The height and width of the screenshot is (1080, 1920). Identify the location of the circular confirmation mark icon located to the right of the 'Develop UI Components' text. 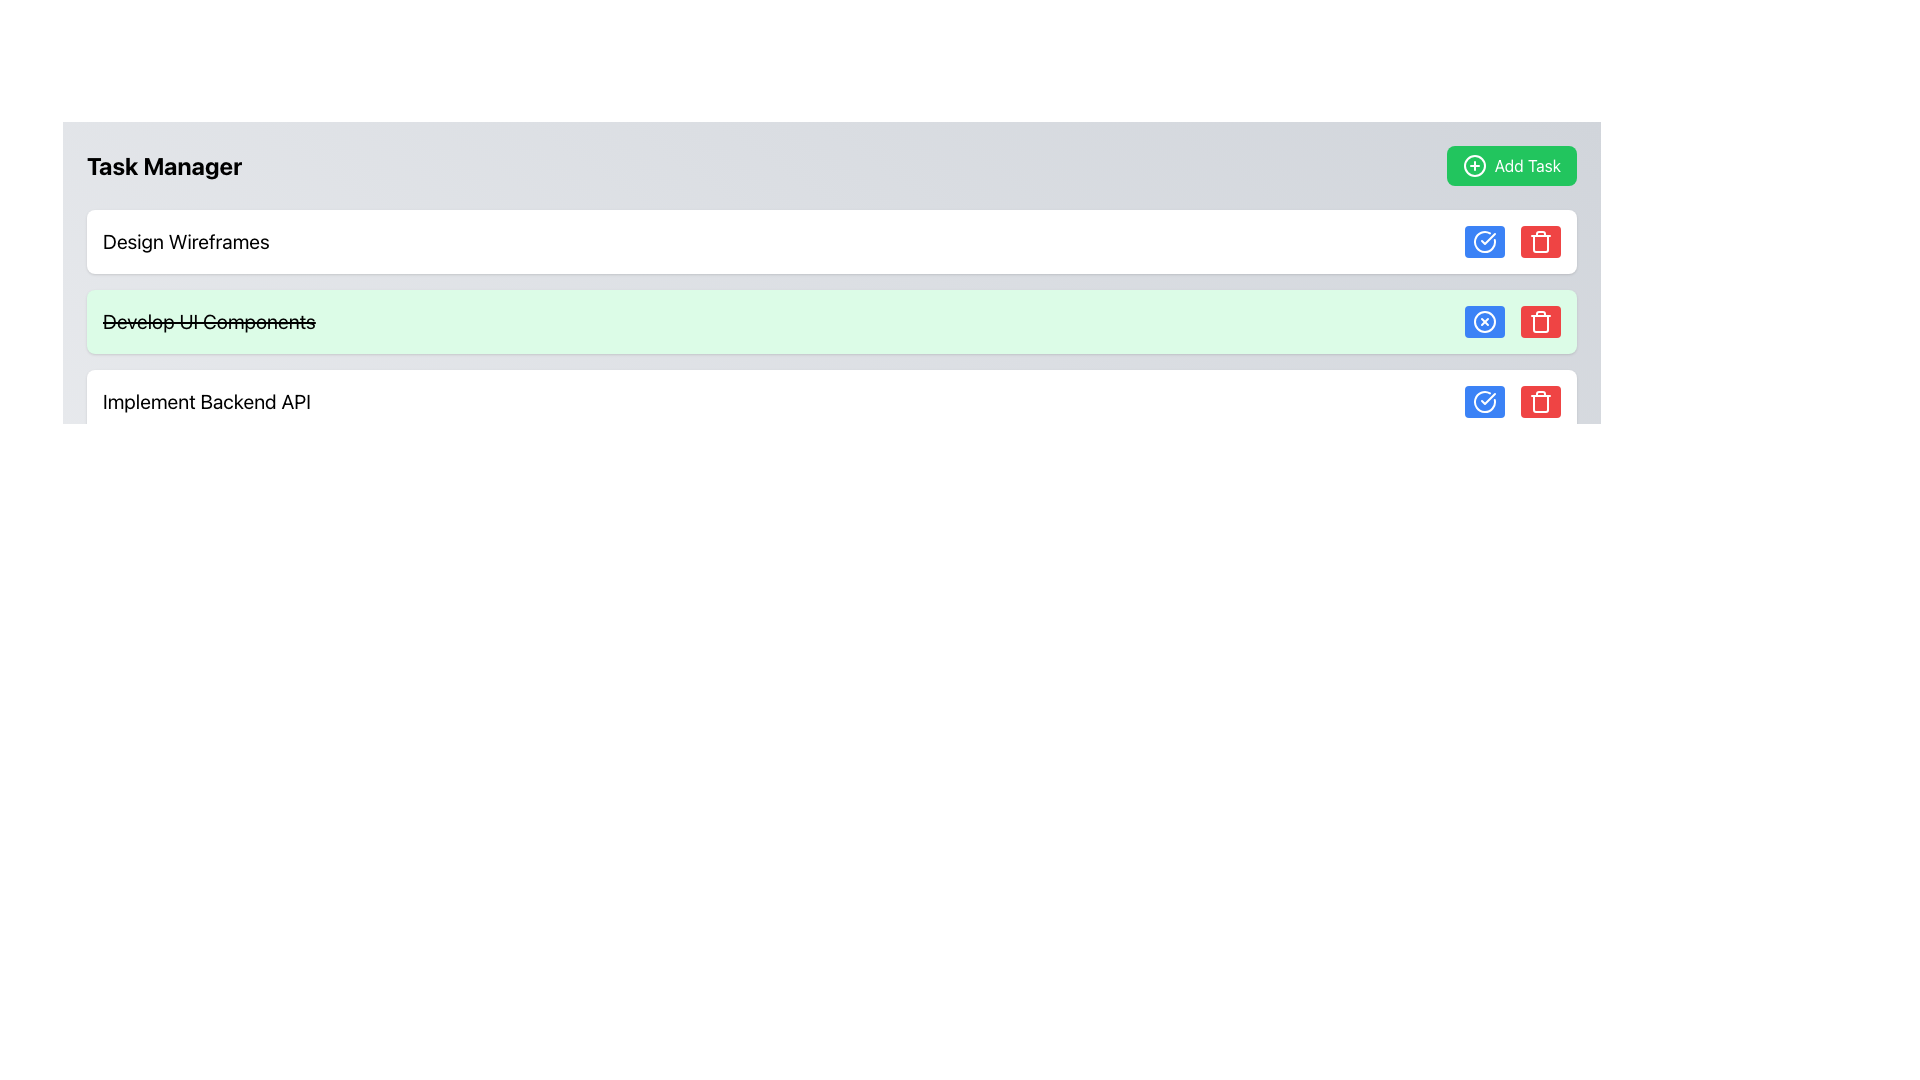
(1484, 401).